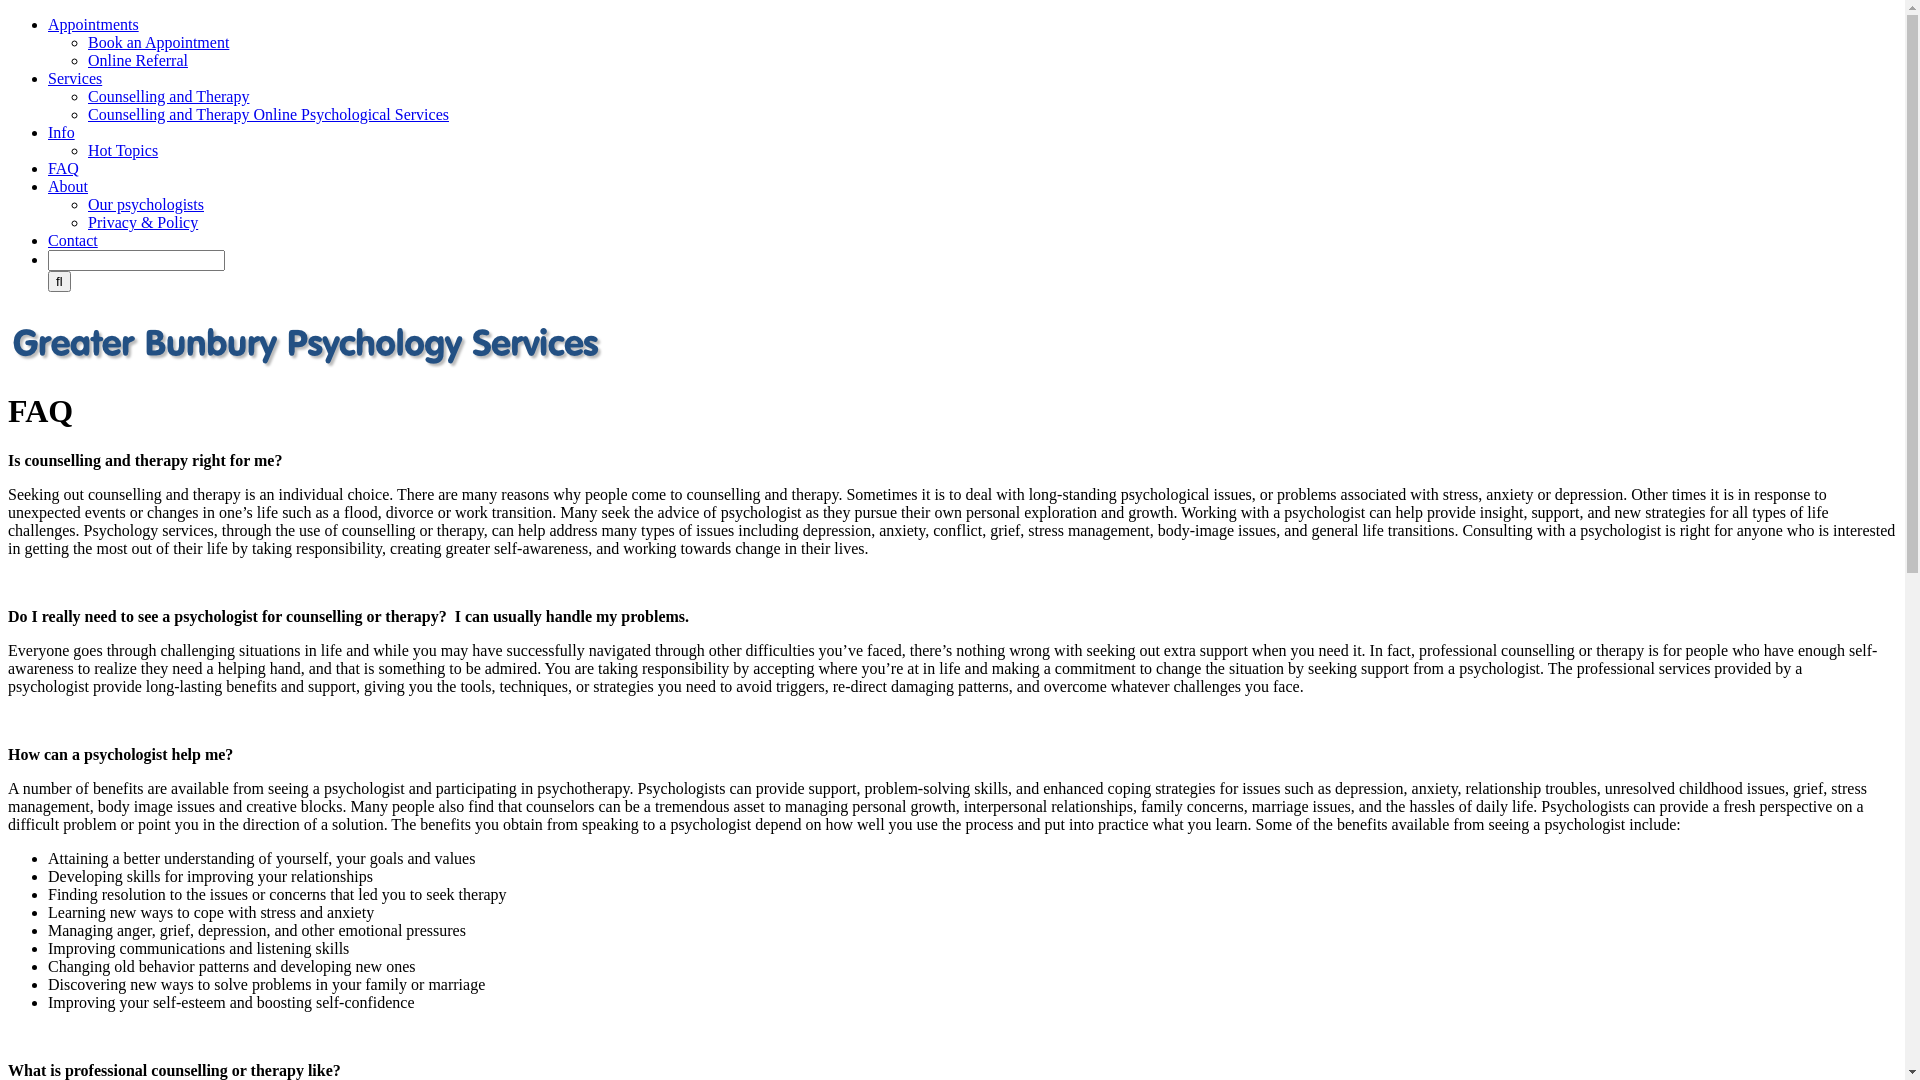 The image size is (1920, 1080). What do you see at coordinates (75, 77) in the screenshot?
I see `'Services'` at bounding box center [75, 77].